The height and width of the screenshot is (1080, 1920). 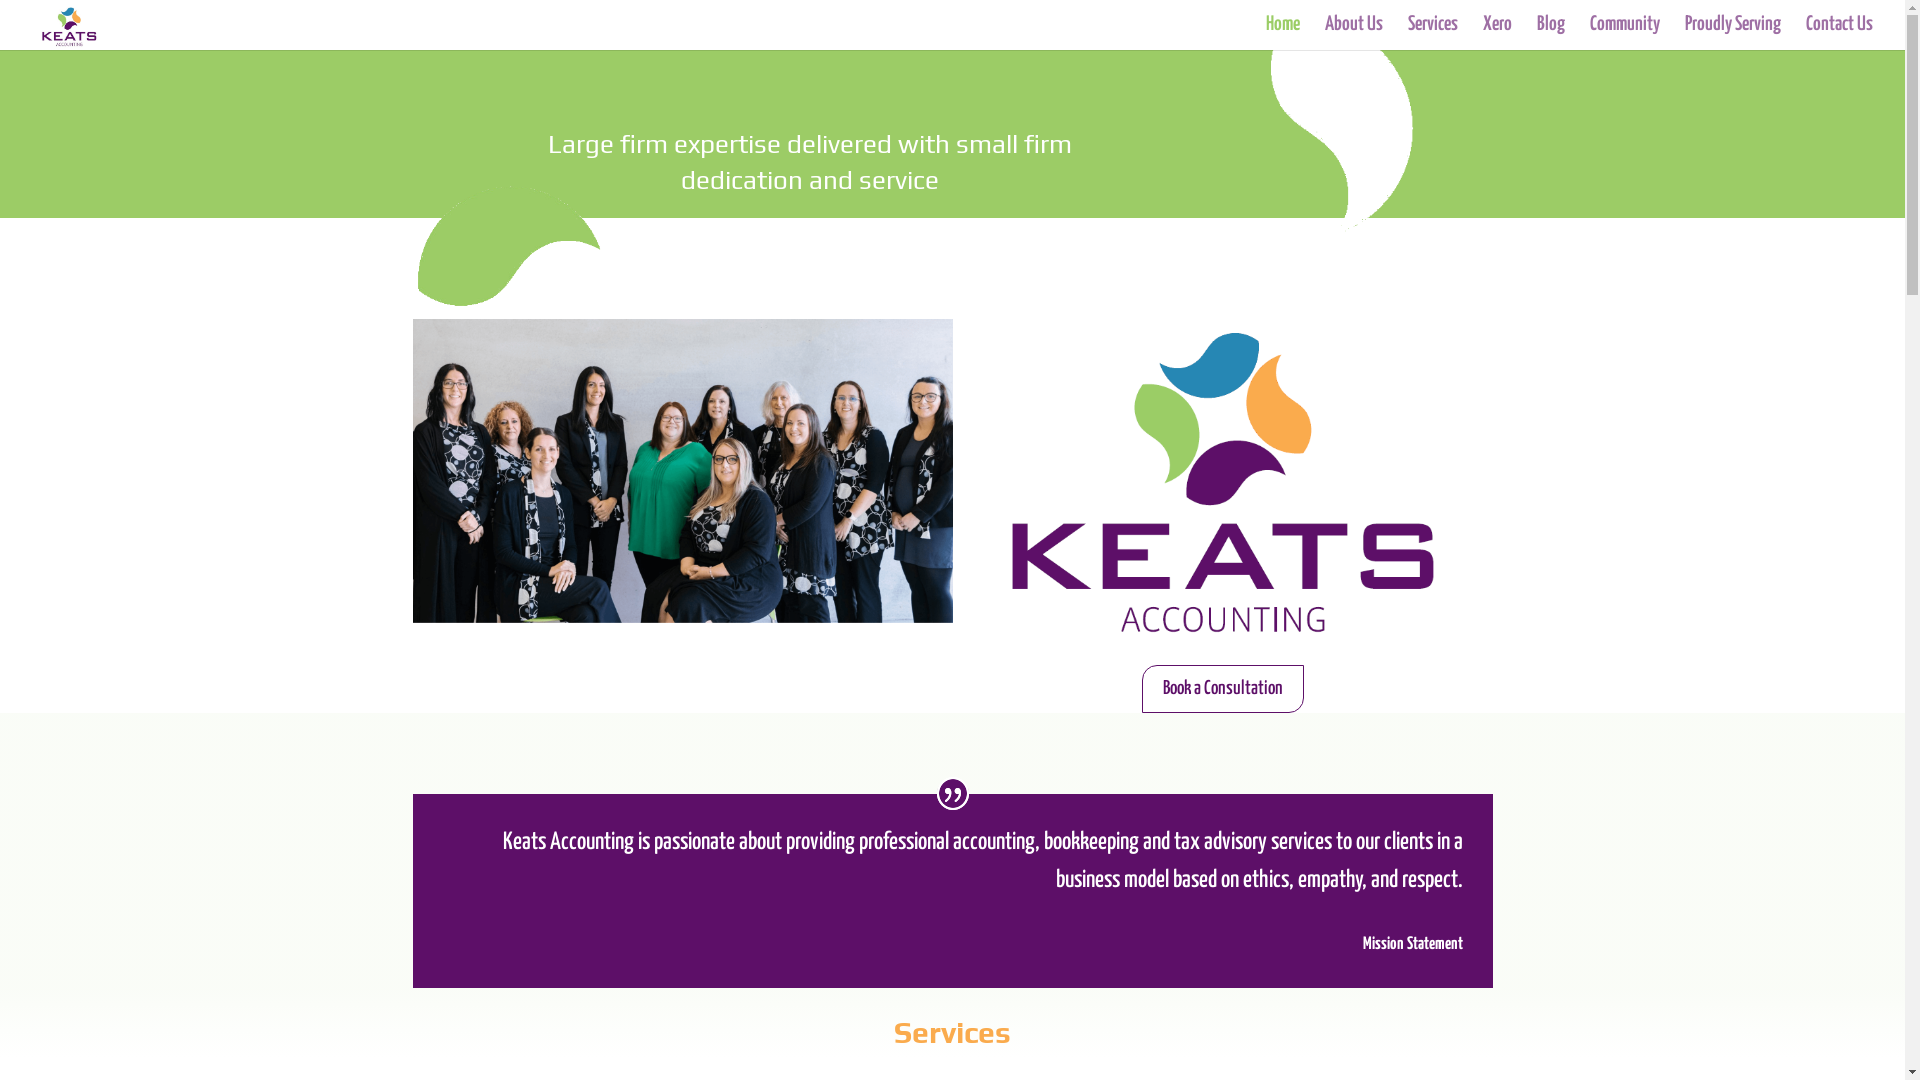 What do you see at coordinates (1731, 34) in the screenshot?
I see `'Proudly Serving'` at bounding box center [1731, 34].